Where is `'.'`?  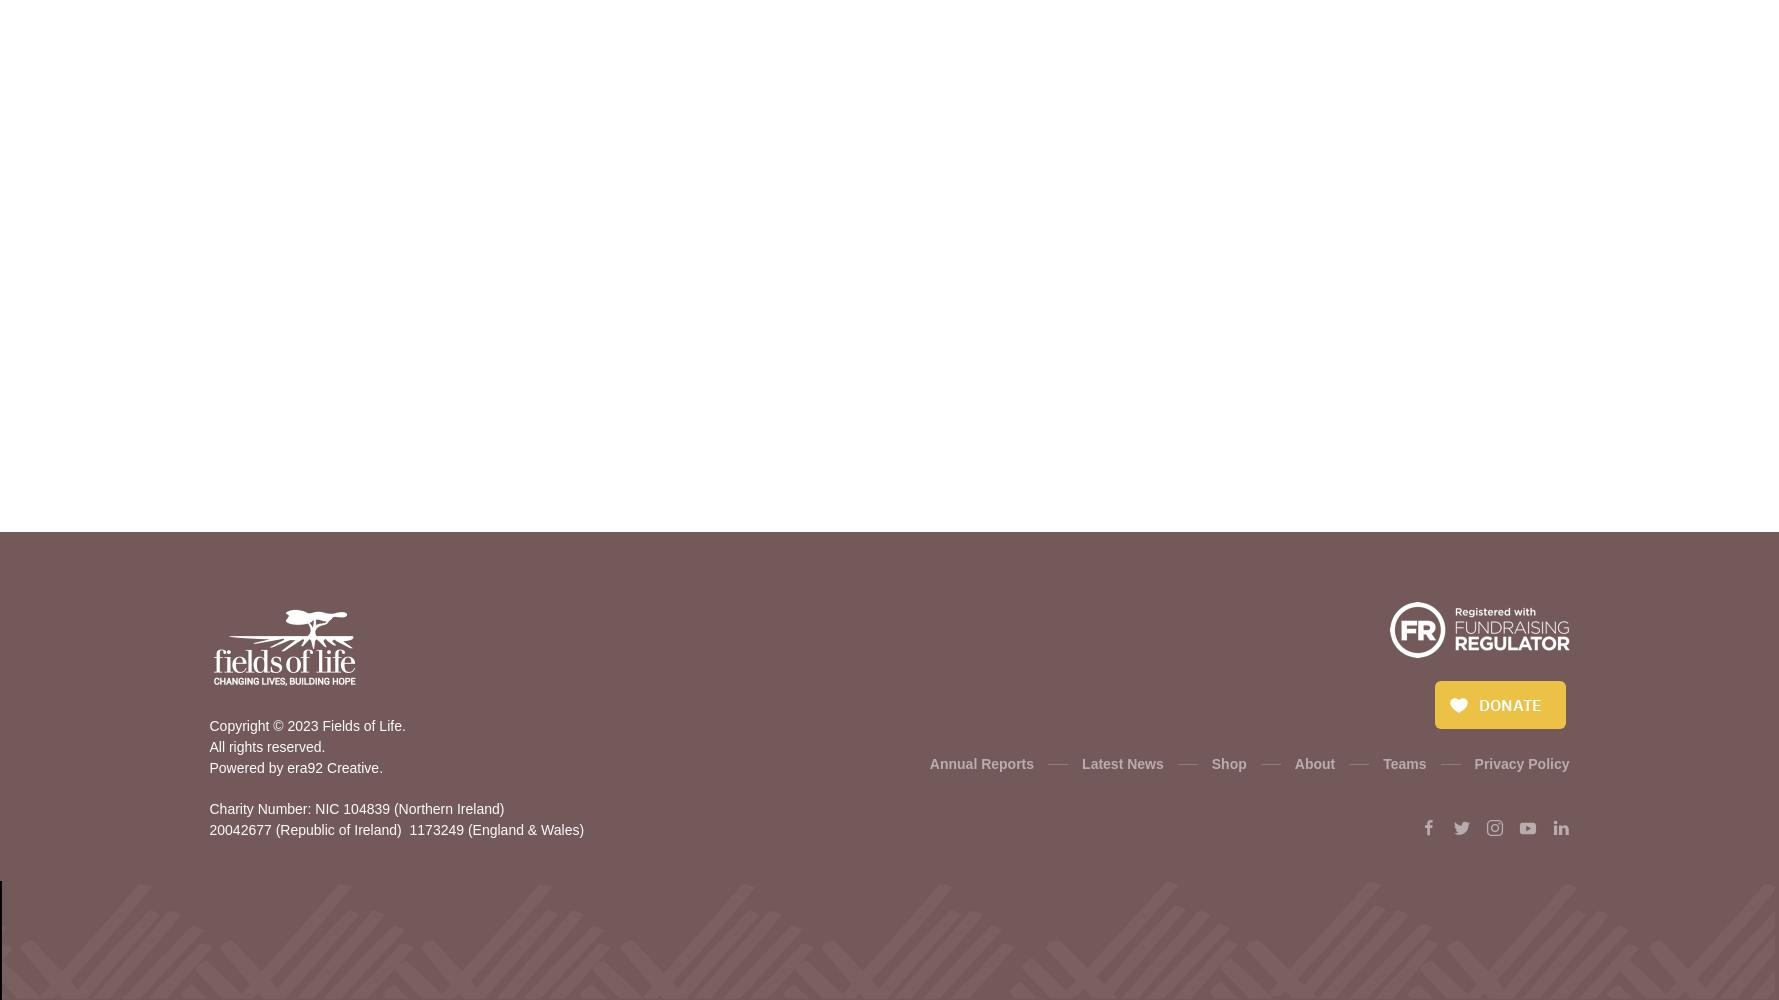 '.' is located at coordinates (377, 768).